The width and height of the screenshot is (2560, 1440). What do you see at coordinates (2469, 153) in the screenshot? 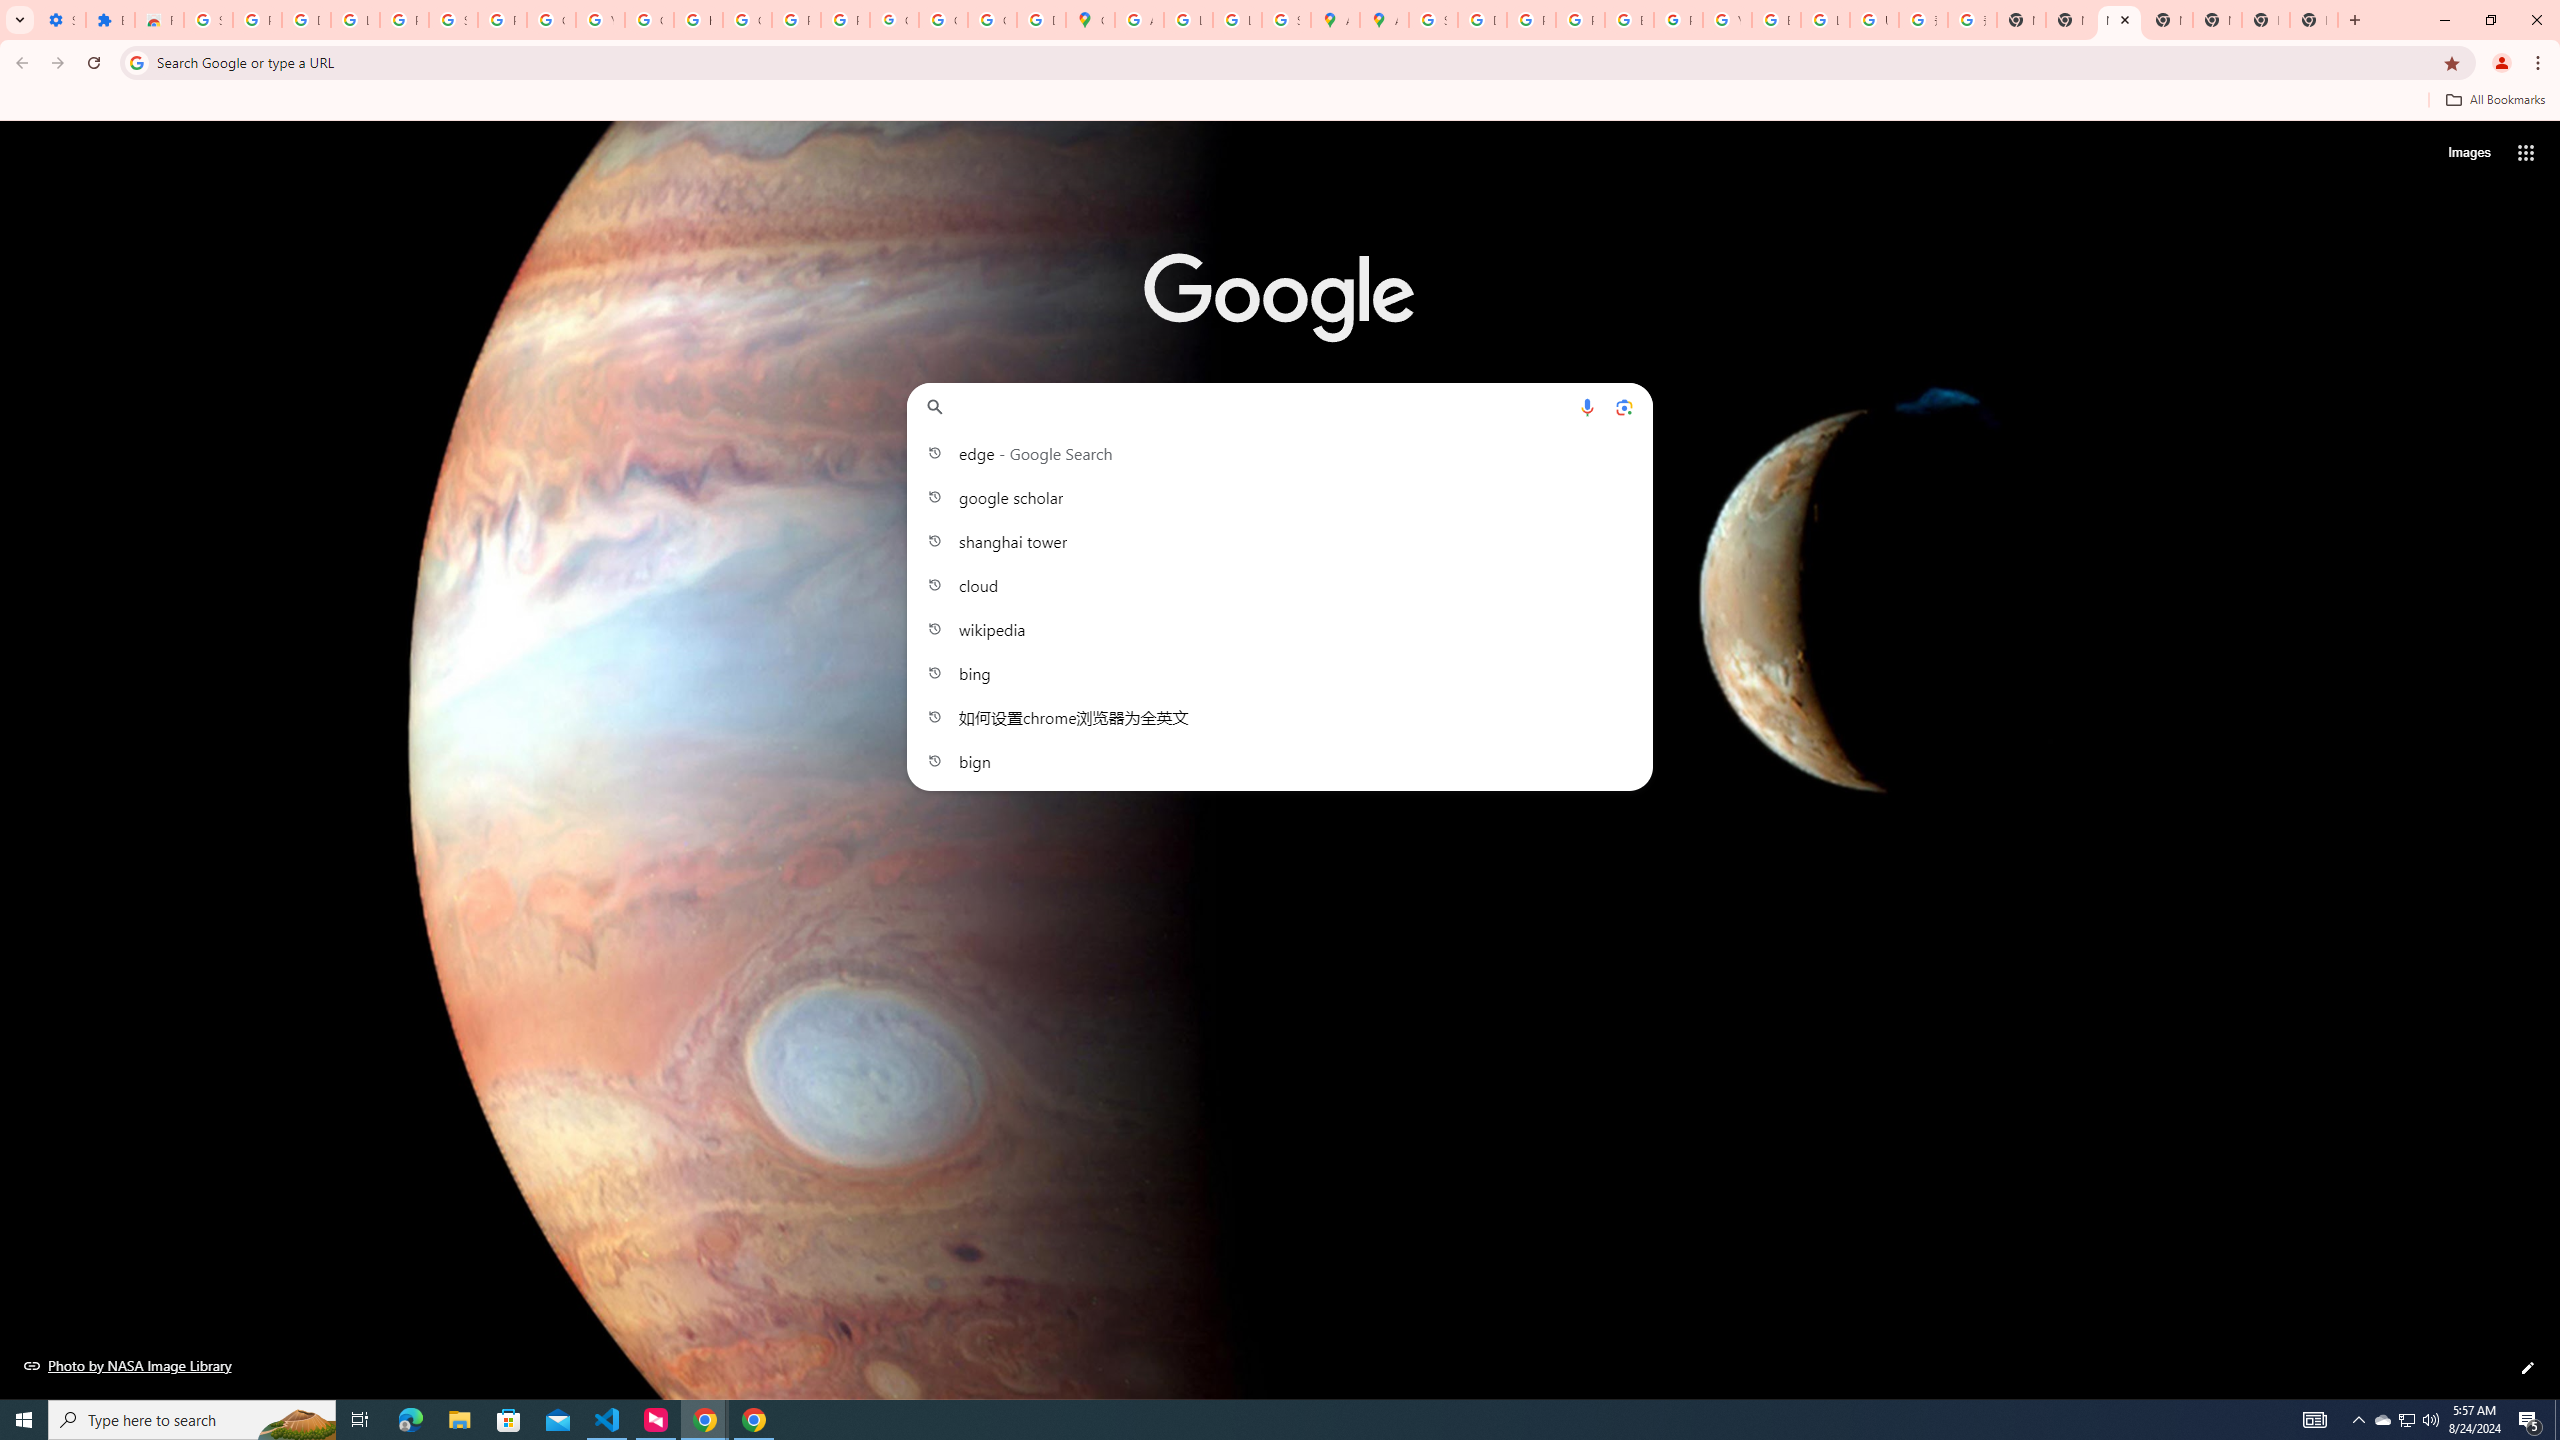
I see `'Search for Images '` at bounding box center [2469, 153].